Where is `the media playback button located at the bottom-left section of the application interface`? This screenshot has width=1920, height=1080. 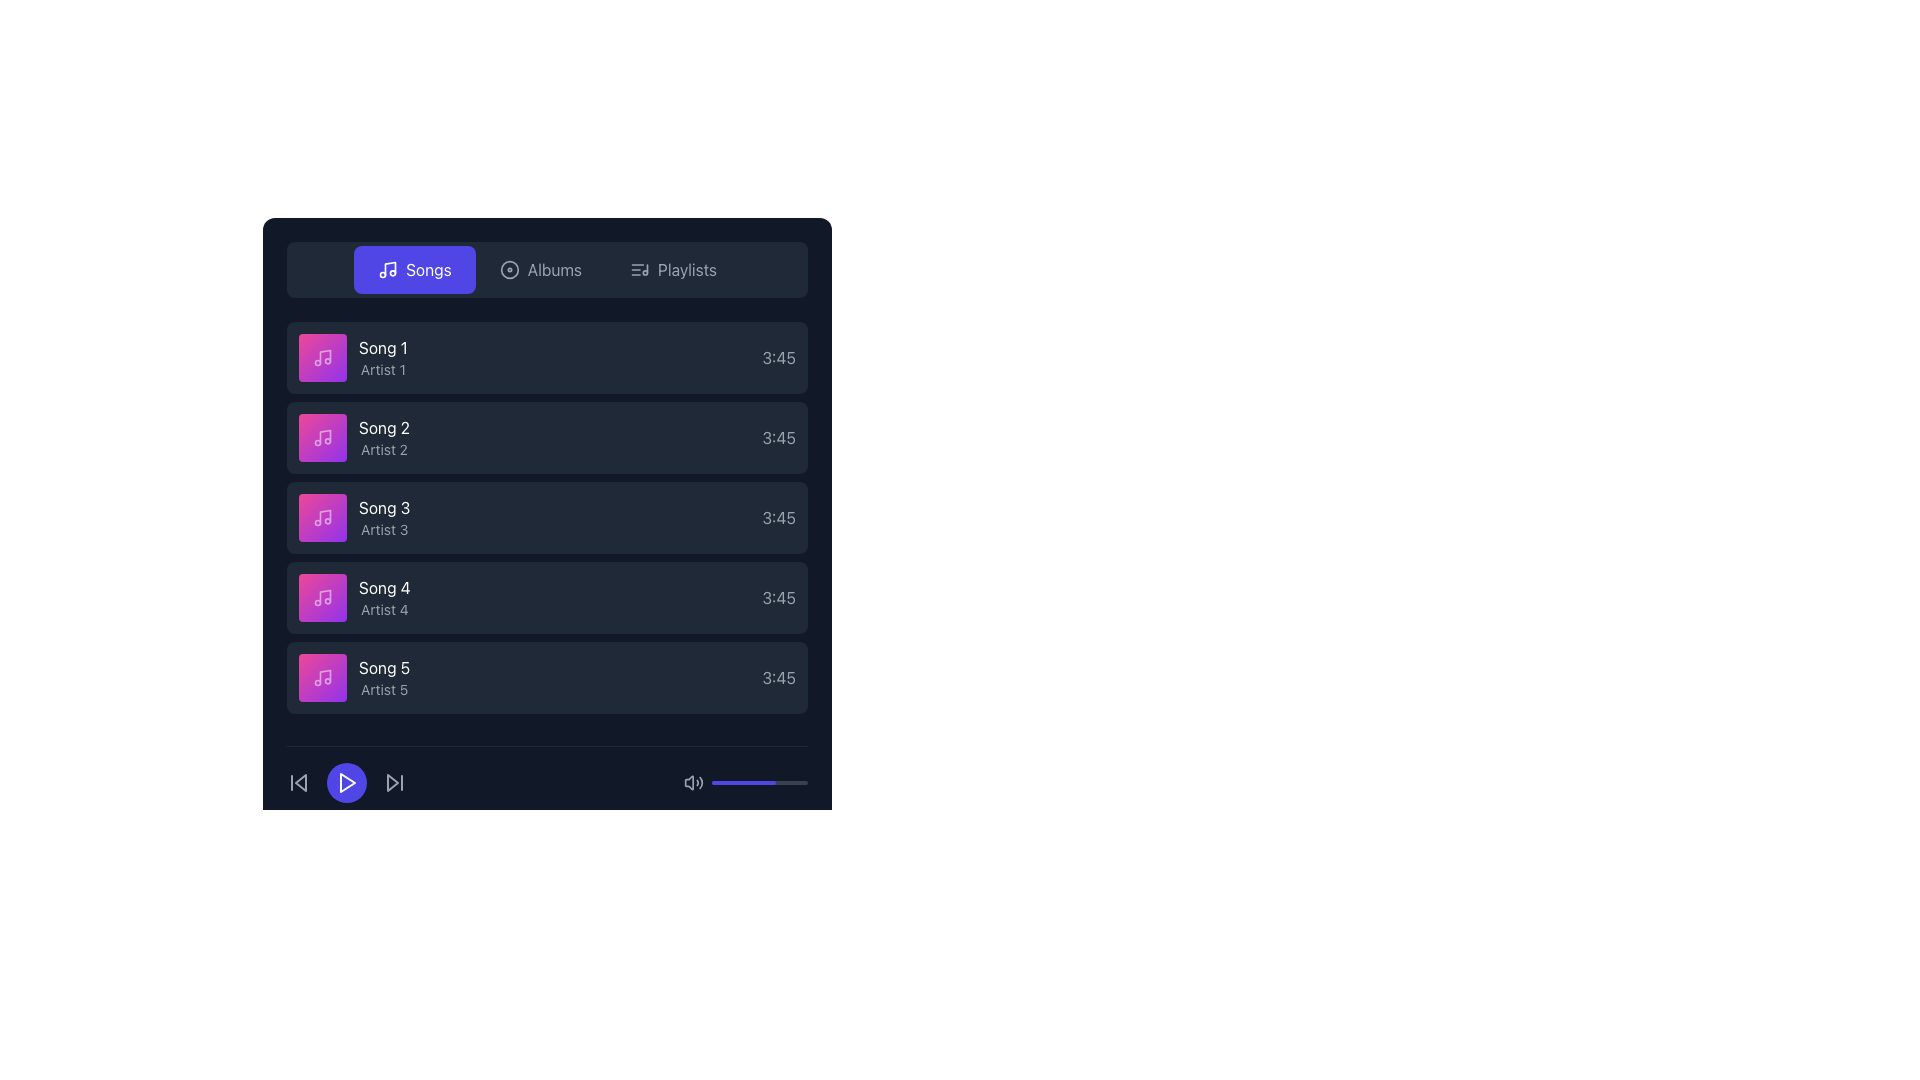 the media playback button located at the bottom-left section of the application interface is located at coordinates (346, 782).